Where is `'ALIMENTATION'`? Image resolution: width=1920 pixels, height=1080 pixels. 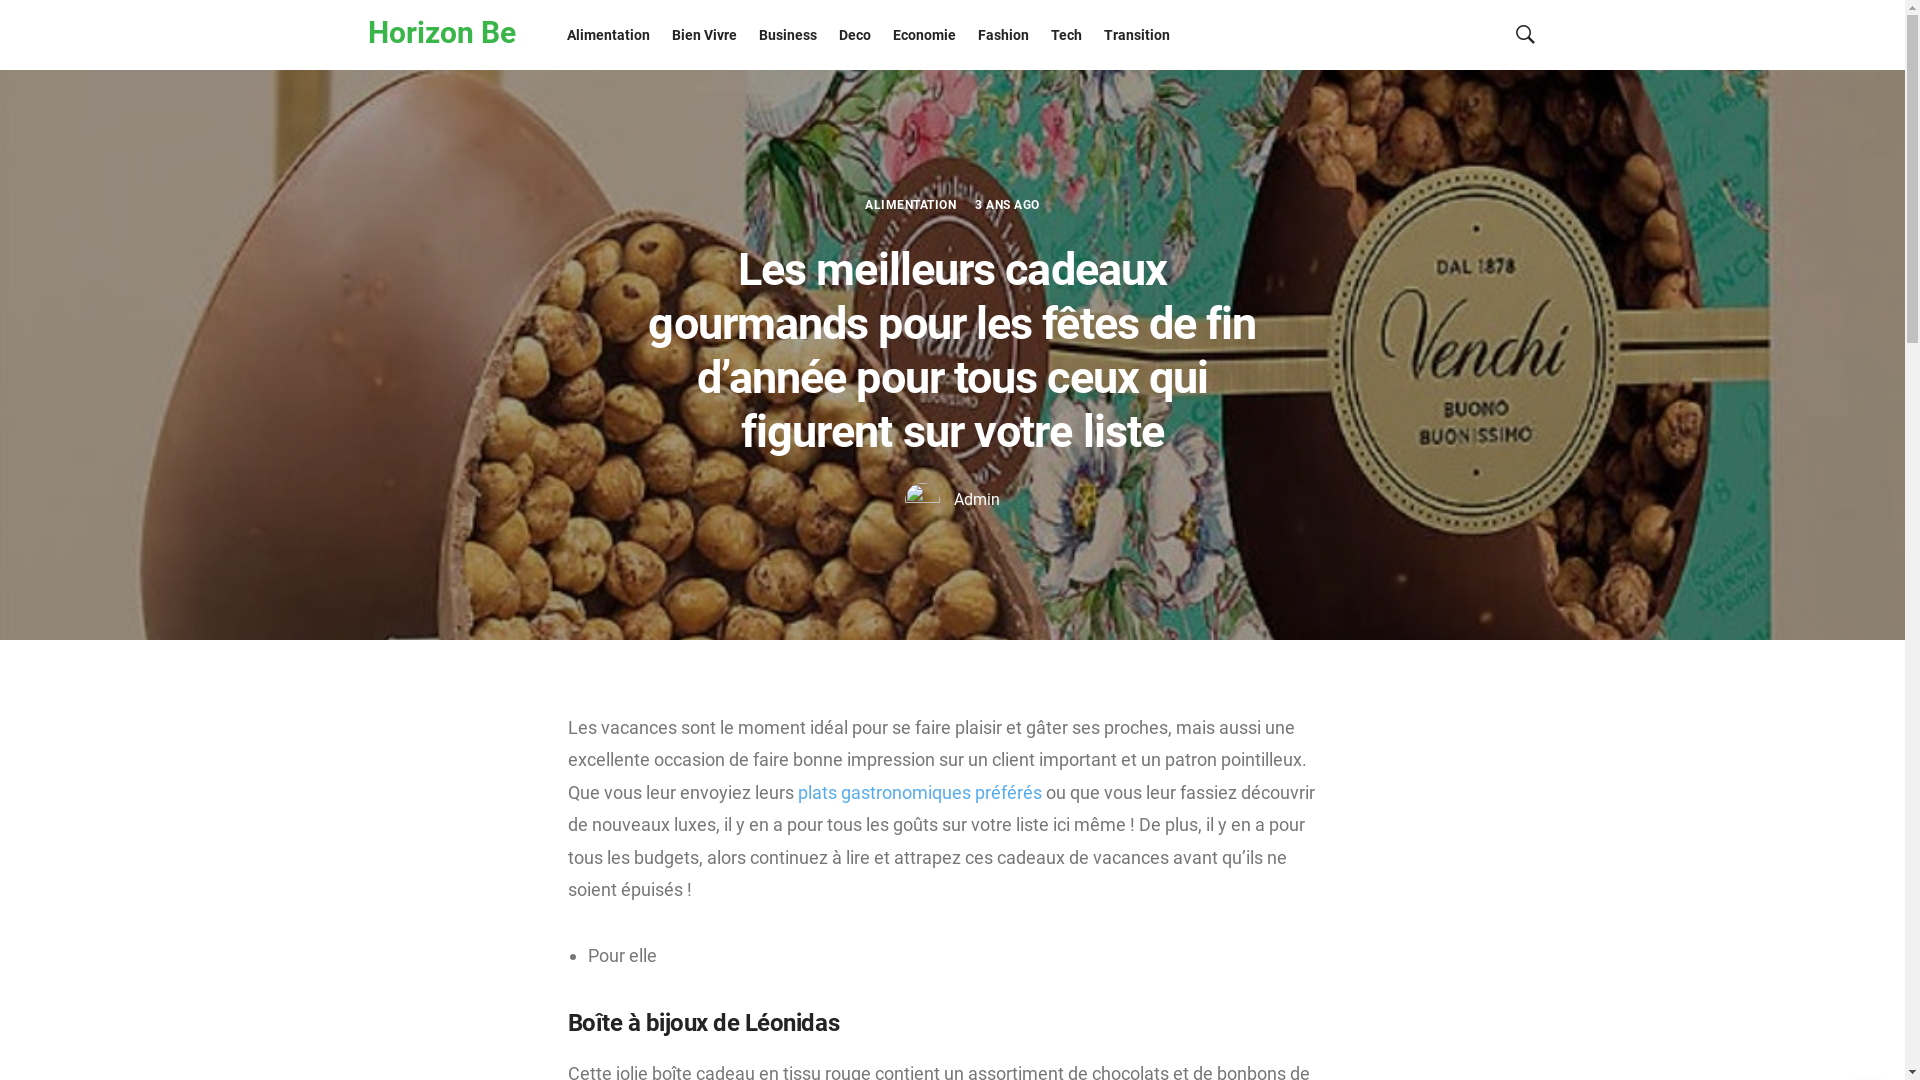 'ALIMENTATION' is located at coordinates (909, 204).